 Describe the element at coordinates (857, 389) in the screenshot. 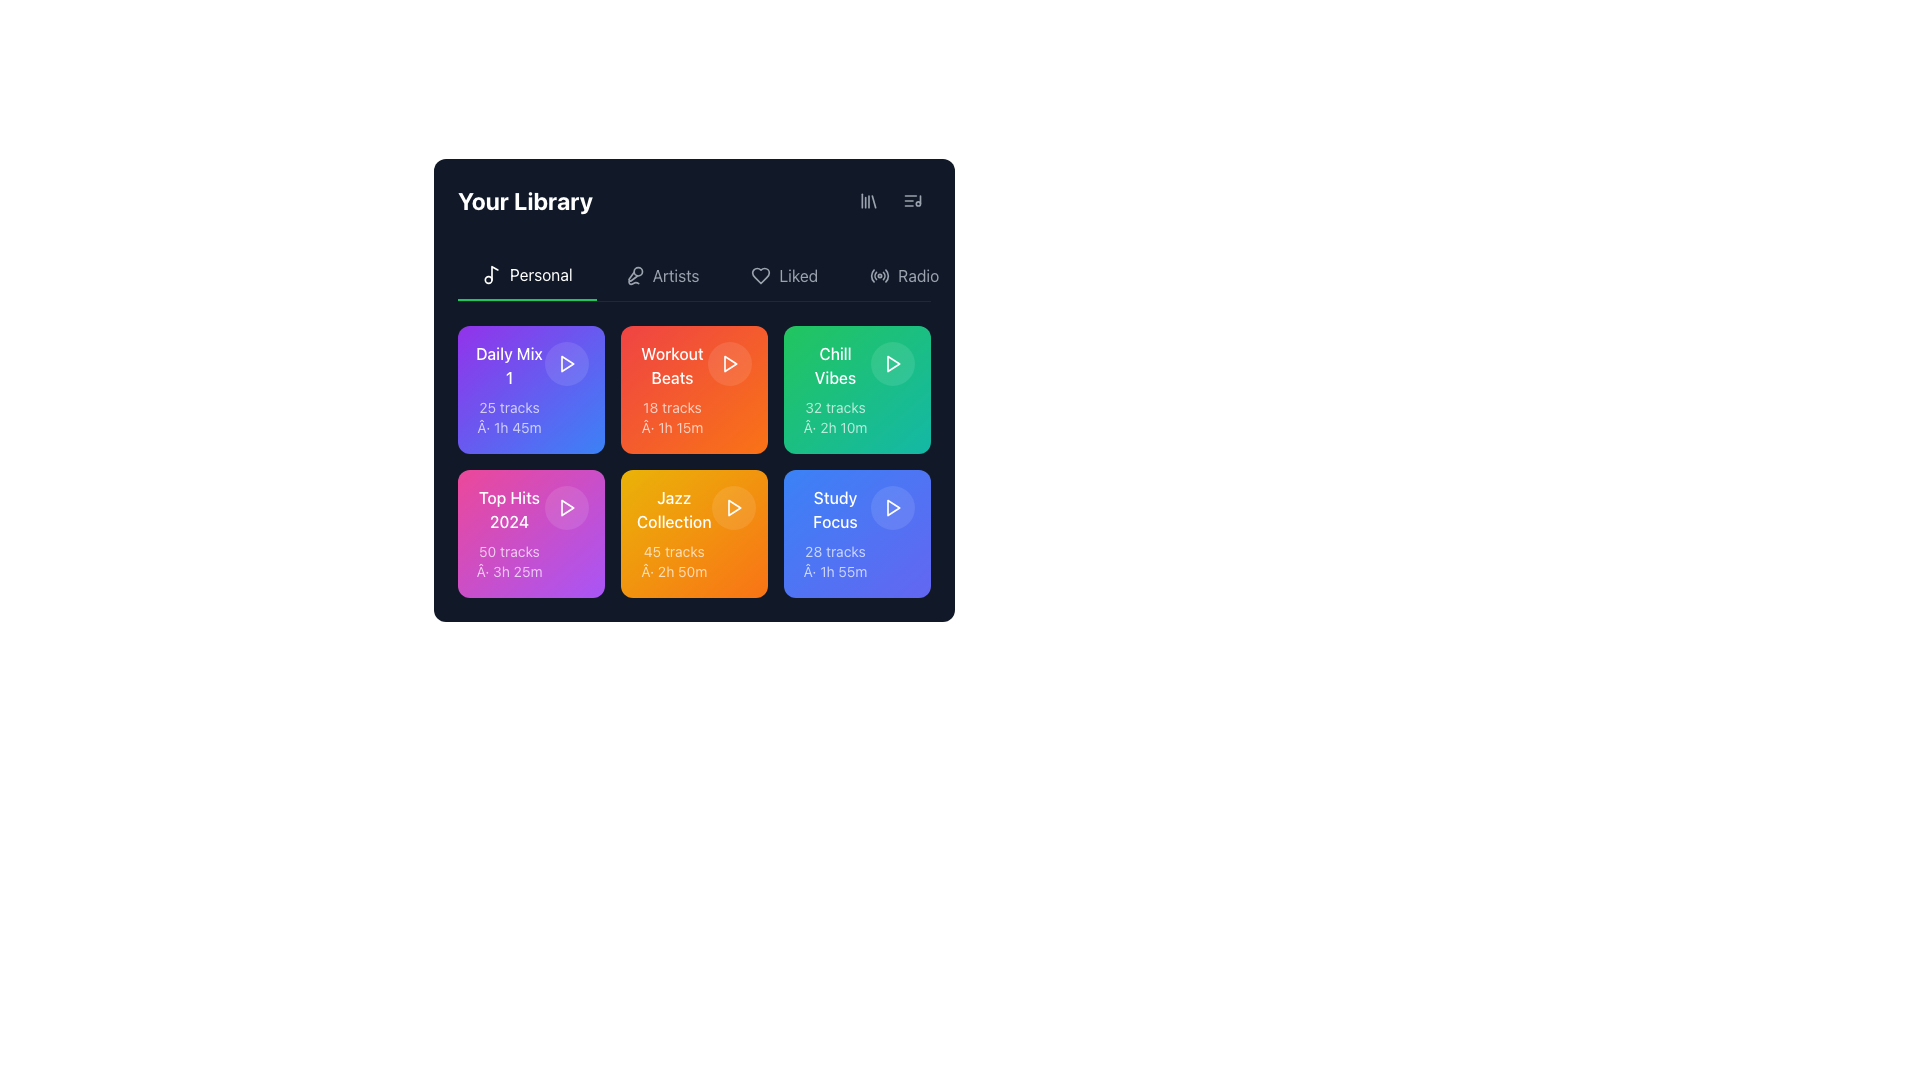

I see `the circular white play button located in the top-right corner of the 'Chill Vibes' informational tile` at that location.